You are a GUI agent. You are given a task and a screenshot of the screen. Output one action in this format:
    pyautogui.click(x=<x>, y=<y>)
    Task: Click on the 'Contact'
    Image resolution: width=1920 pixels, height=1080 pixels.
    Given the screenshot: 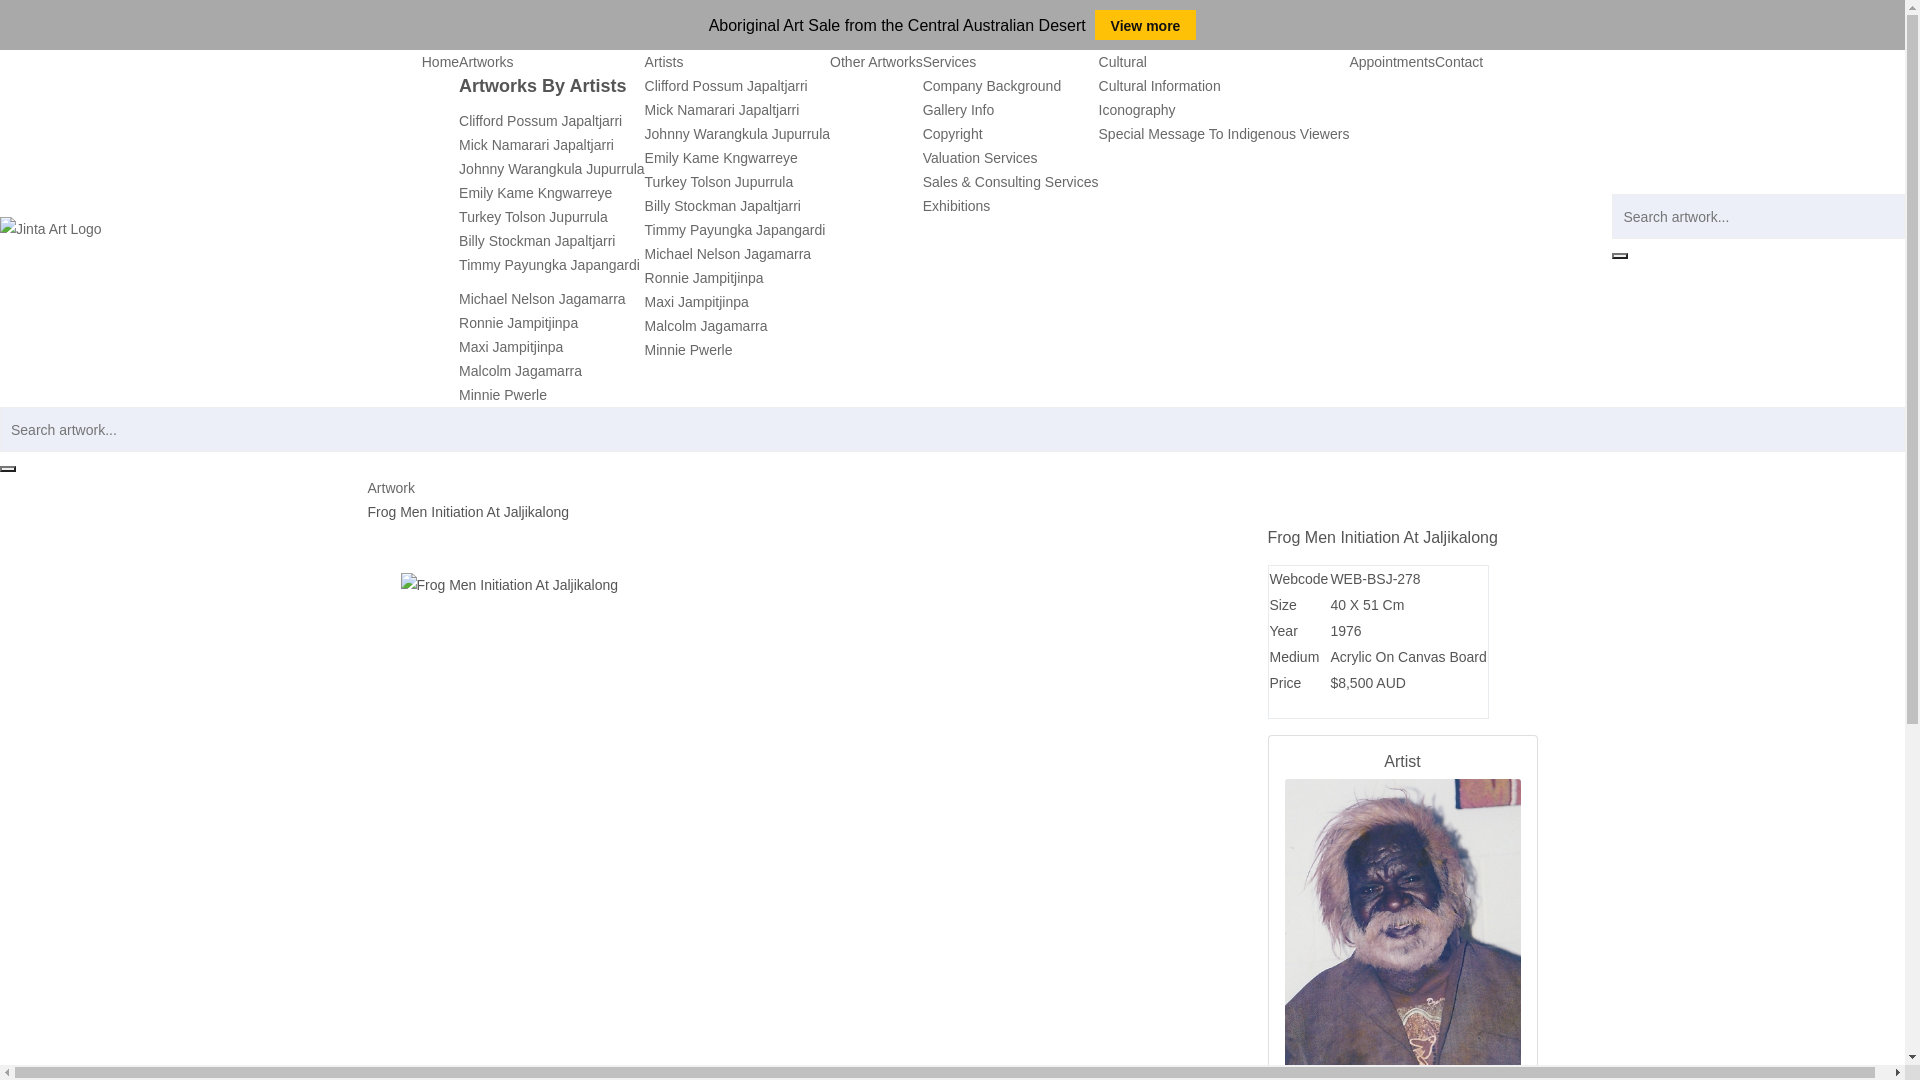 What is the action you would take?
    pyautogui.click(x=1459, y=60)
    